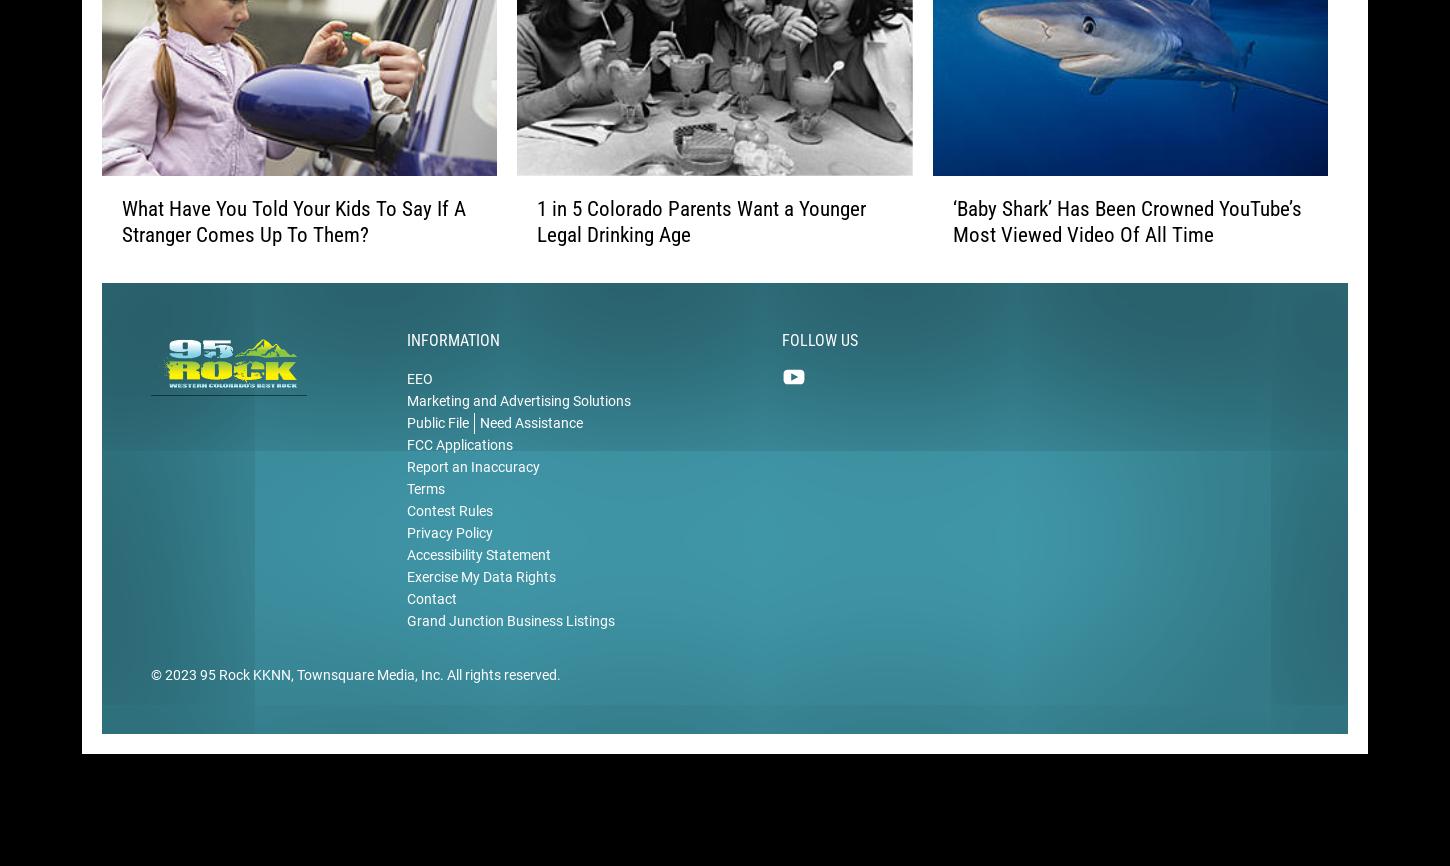 The height and width of the screenshot is (866, 1450). Describe the element at coordinates (472, 493) in the screenshot. I see `'Report an Inaccuracy'` at that location.